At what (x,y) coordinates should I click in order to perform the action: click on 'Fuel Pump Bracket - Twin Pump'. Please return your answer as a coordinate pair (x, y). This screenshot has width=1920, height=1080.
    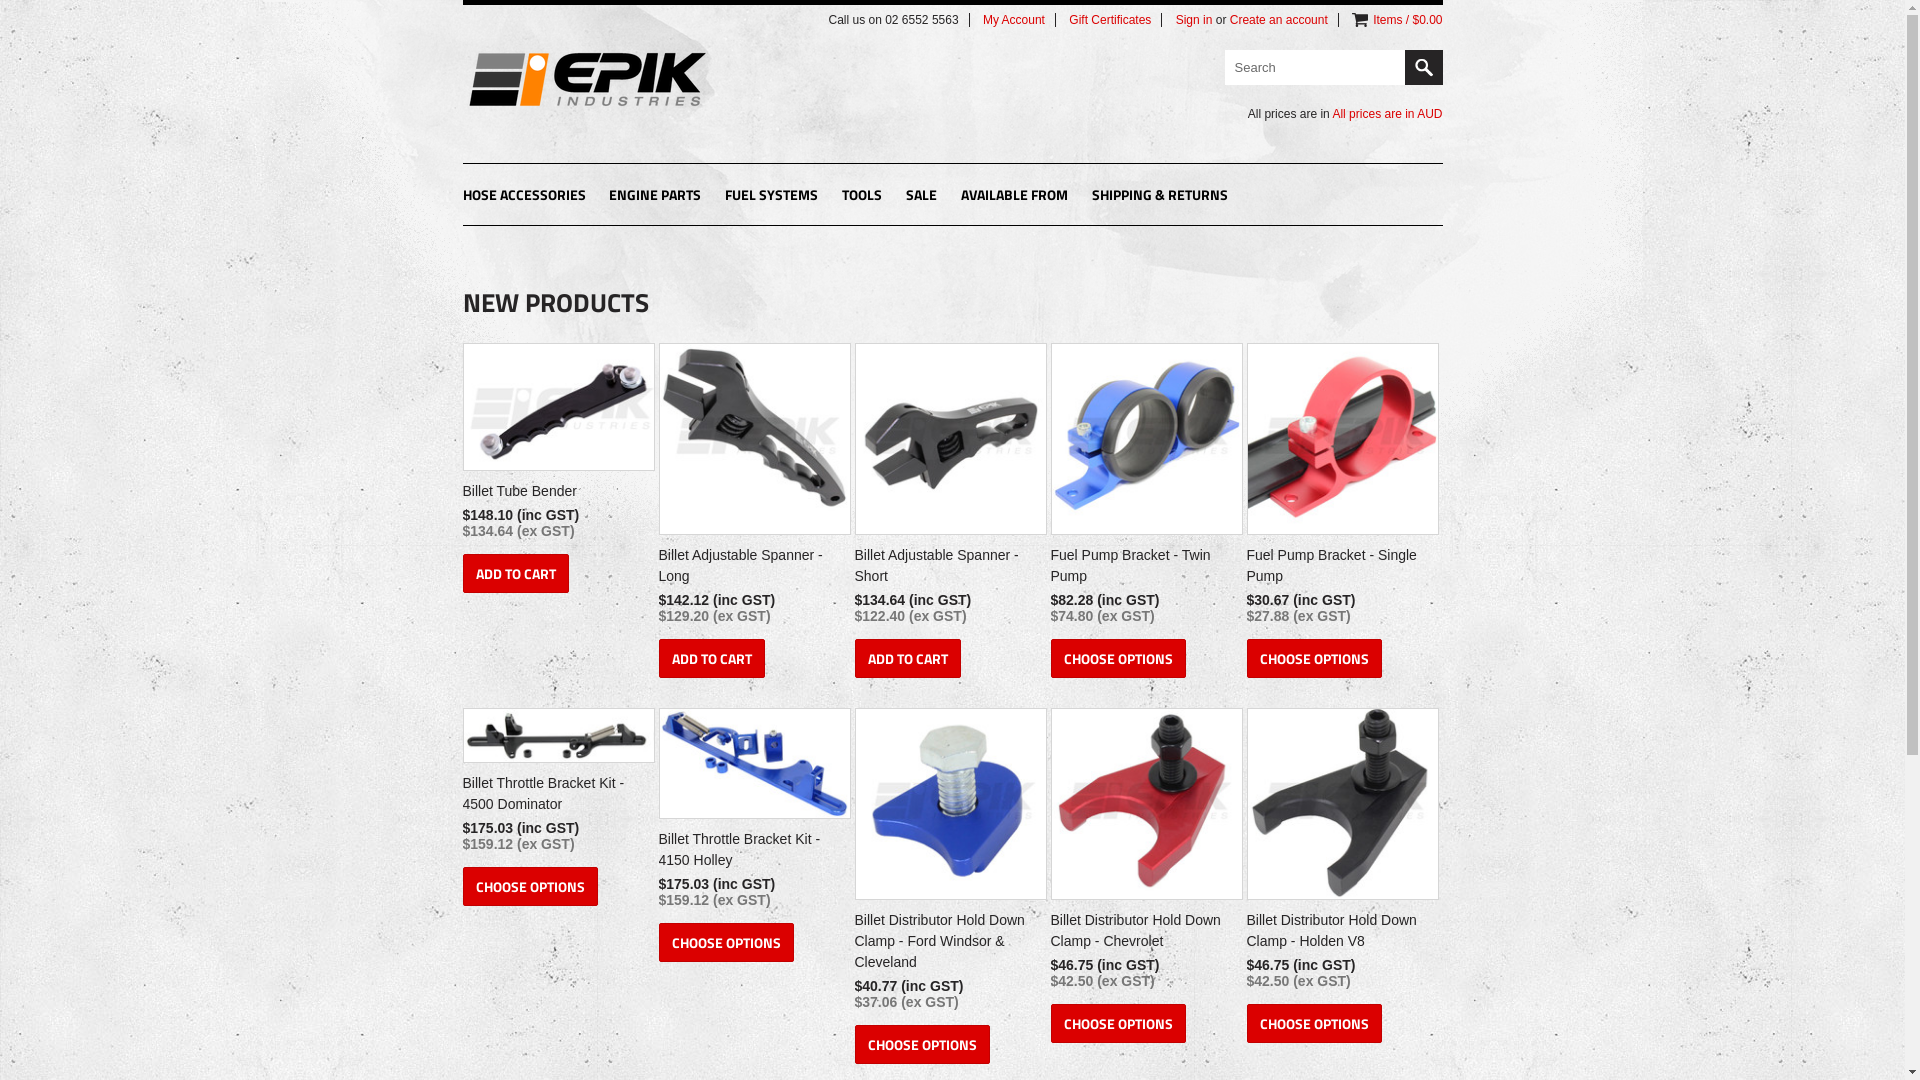
    Looking at the image, I should click on (1143, 568).